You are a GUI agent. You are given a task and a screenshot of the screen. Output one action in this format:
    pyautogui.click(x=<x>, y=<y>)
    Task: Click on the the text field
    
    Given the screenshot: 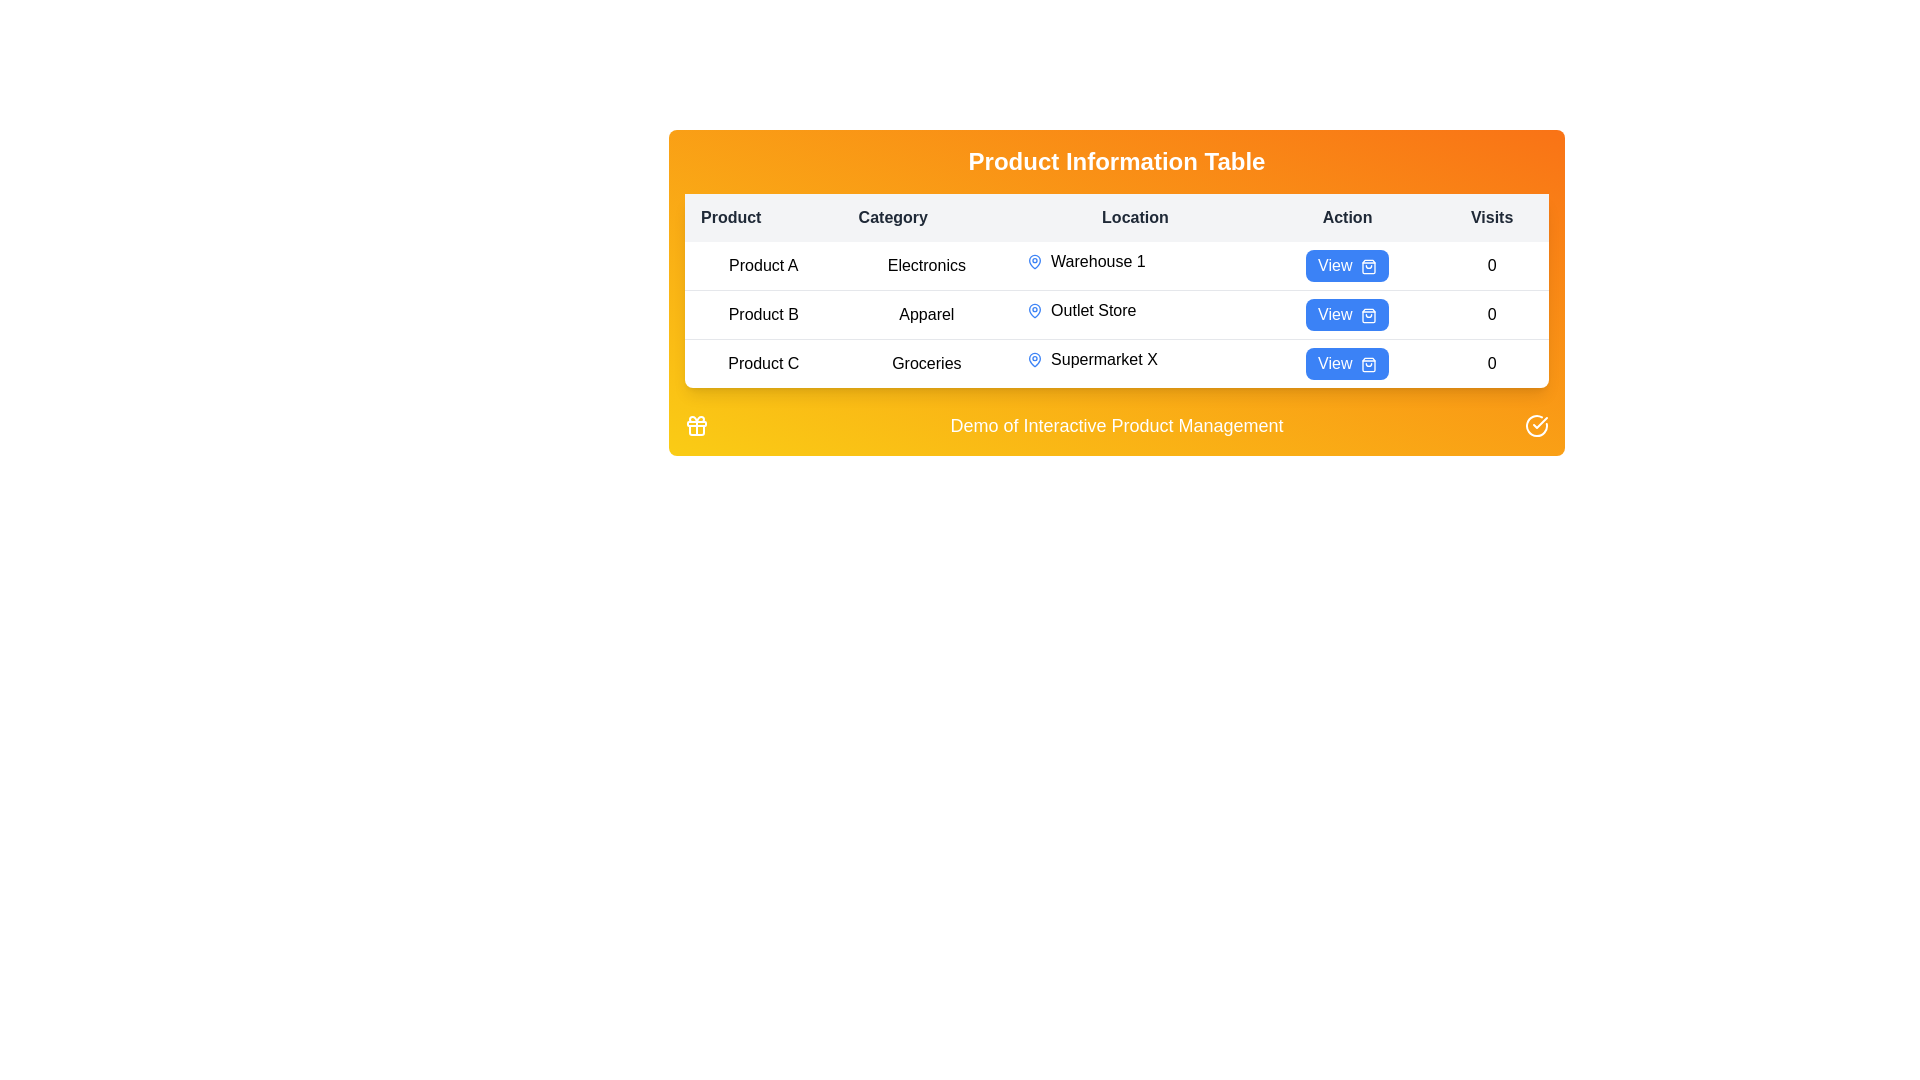 What is the action you would take?
    pyautogui.click(x=1116, y=315)
    